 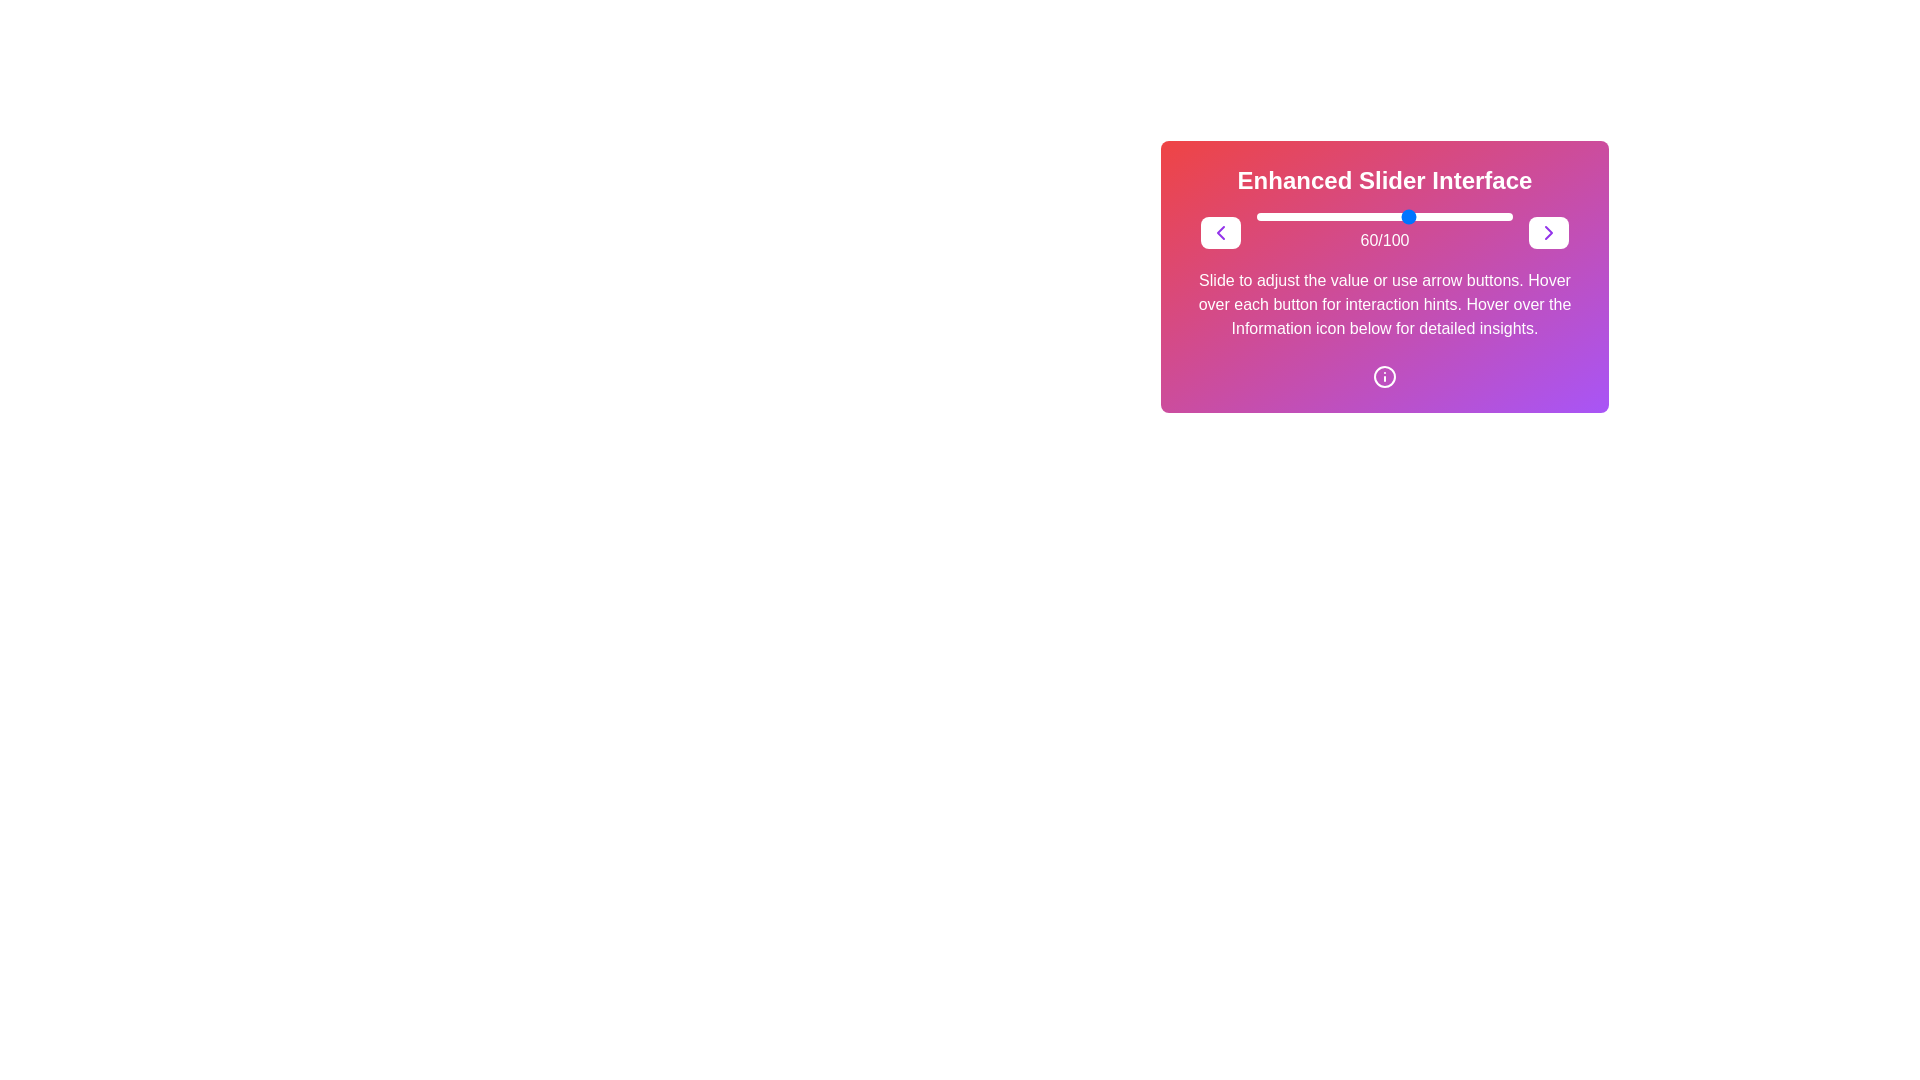 What do you see at coordinates (1454, 216) in the screenshot?
I see `the slider` at bounding box center [1454, 216].